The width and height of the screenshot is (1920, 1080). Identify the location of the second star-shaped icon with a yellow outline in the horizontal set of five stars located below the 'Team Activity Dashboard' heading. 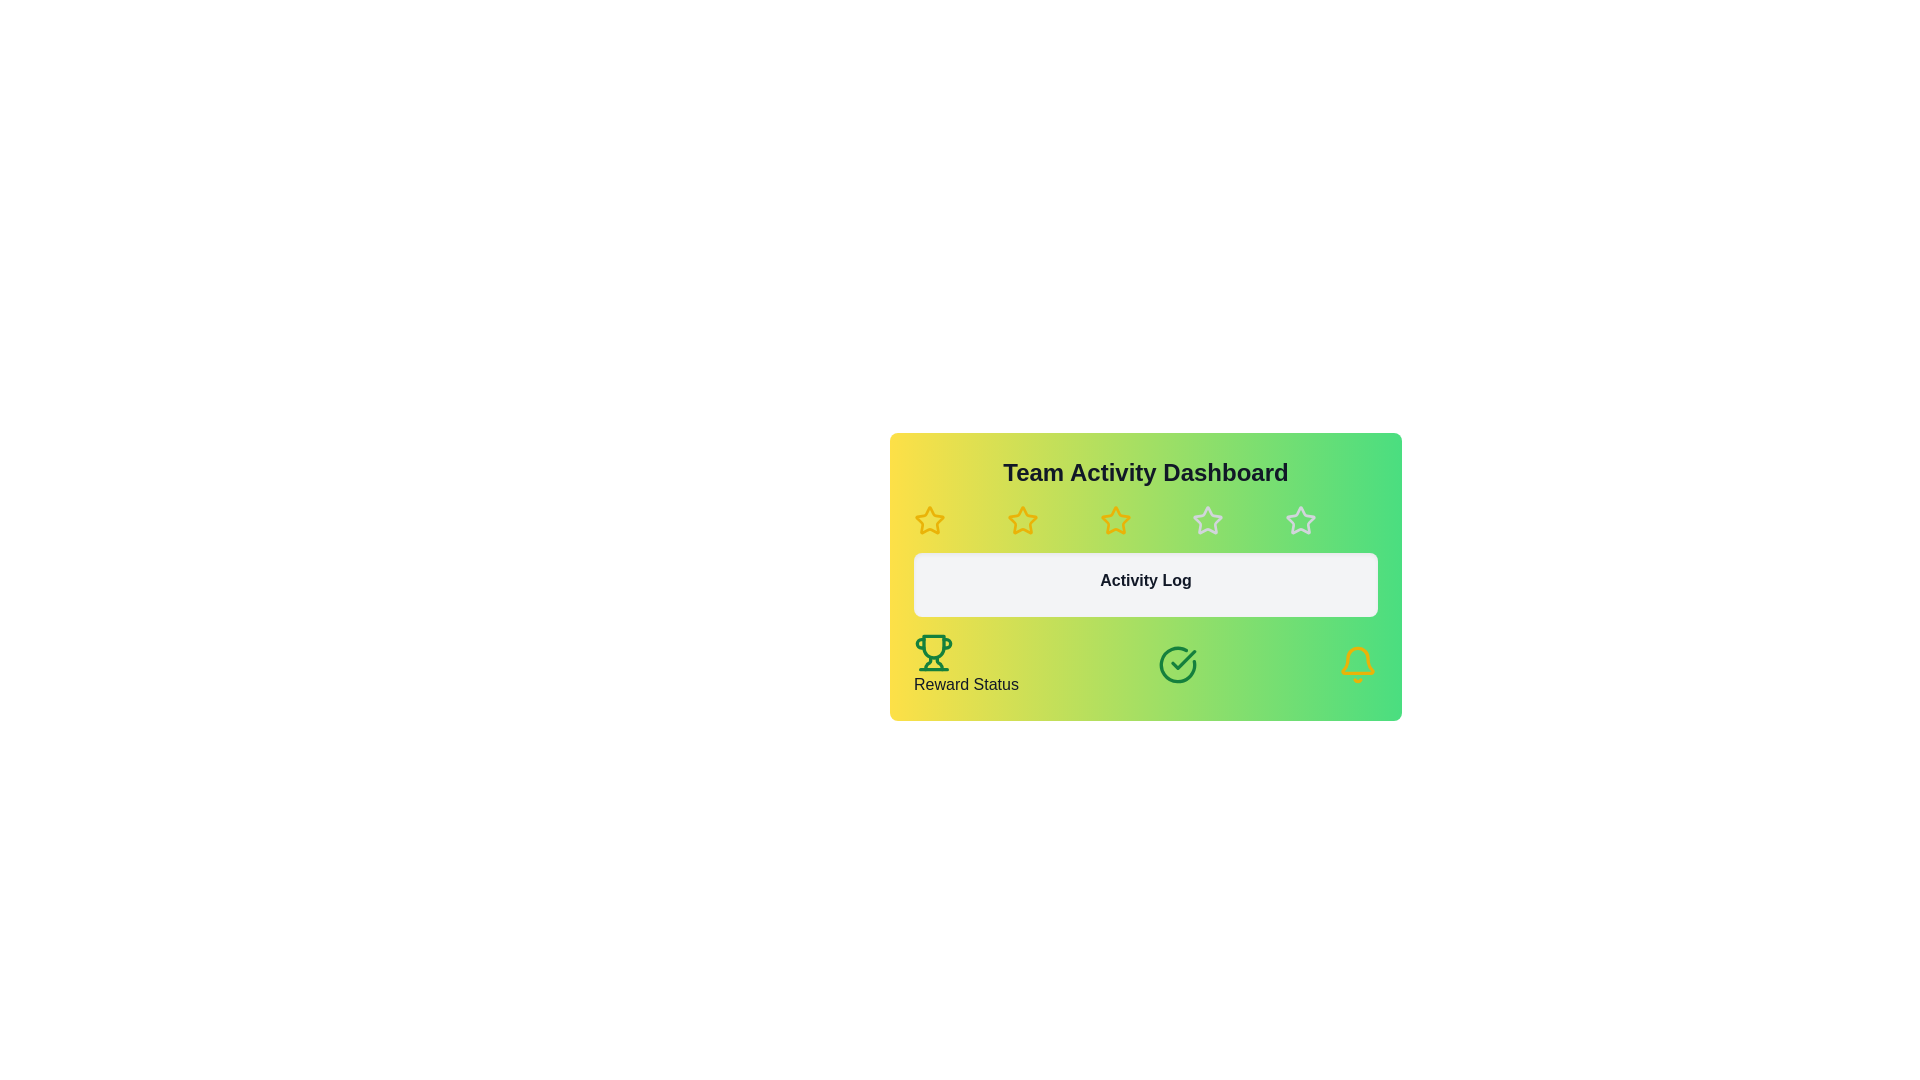
(929, 519).